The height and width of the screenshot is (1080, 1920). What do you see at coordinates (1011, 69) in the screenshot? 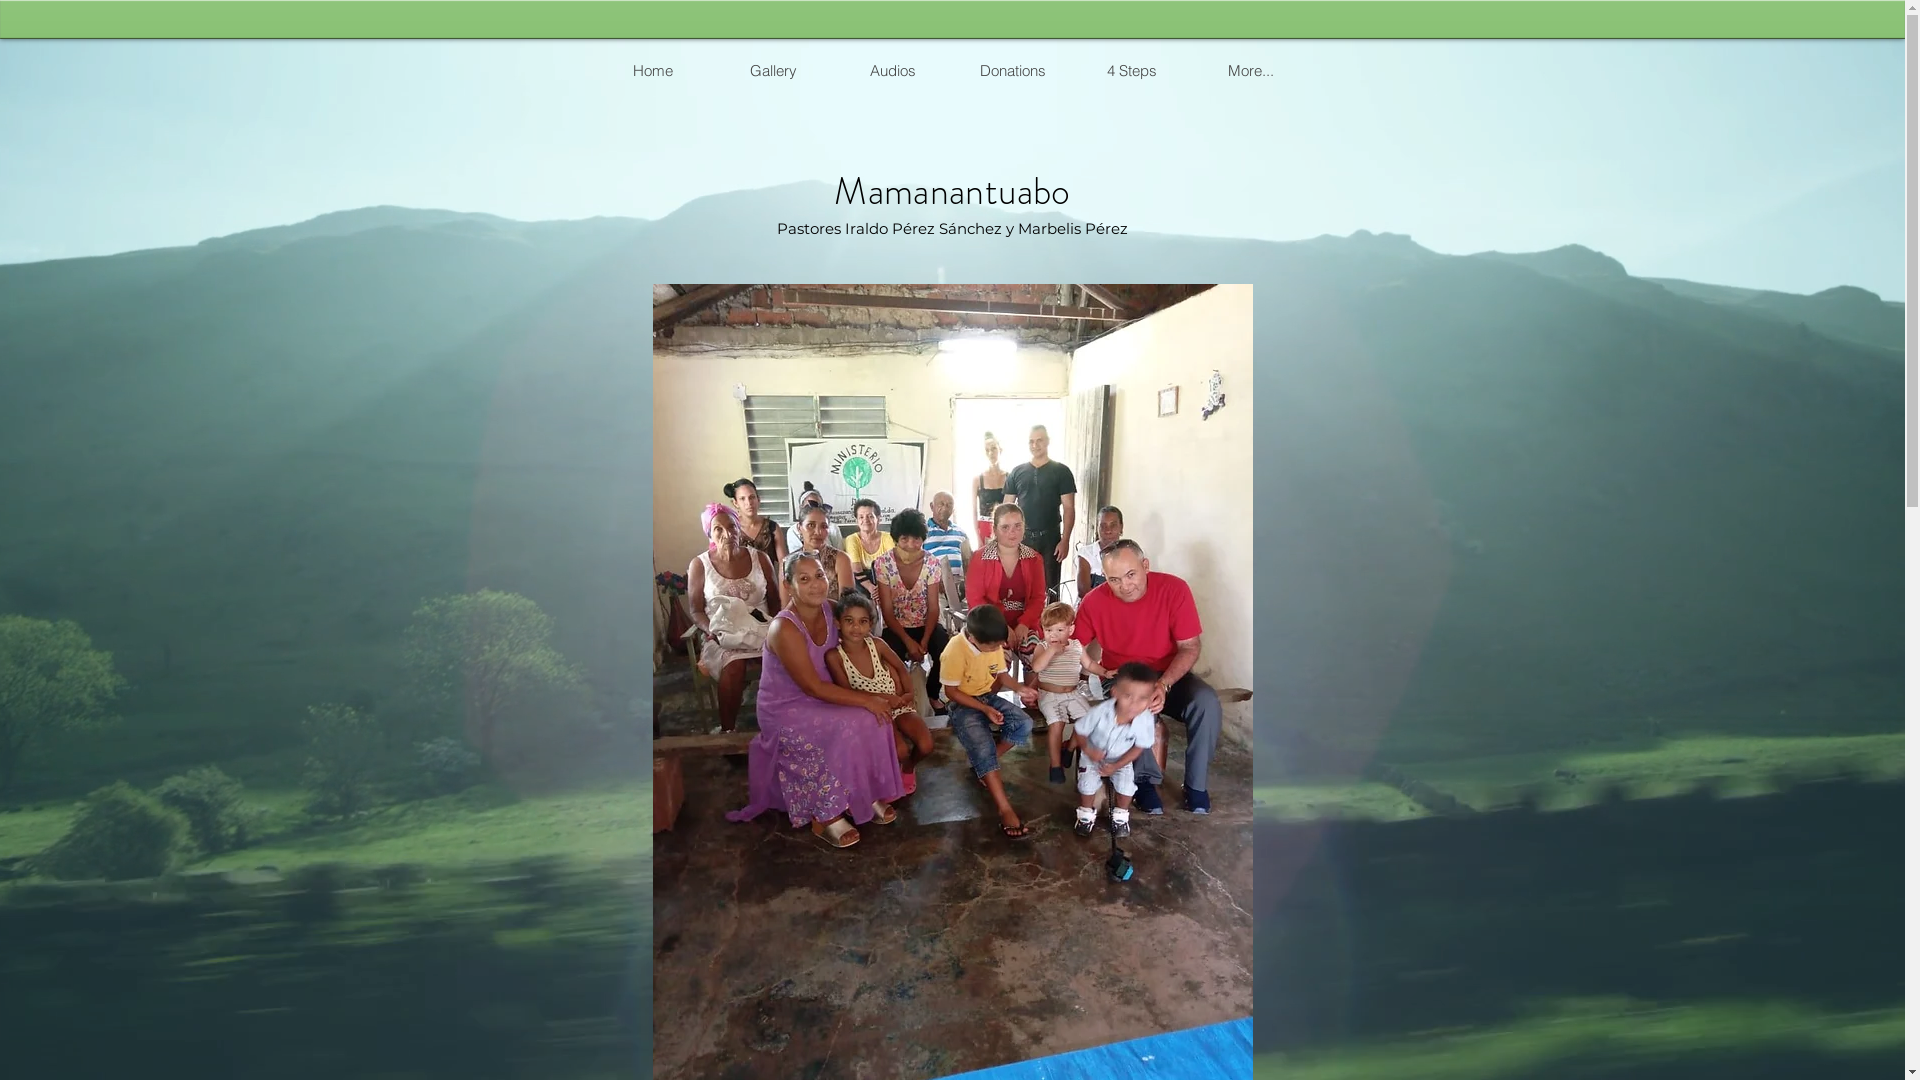
I see `'Donations'` at bounding box center [1011, 69].